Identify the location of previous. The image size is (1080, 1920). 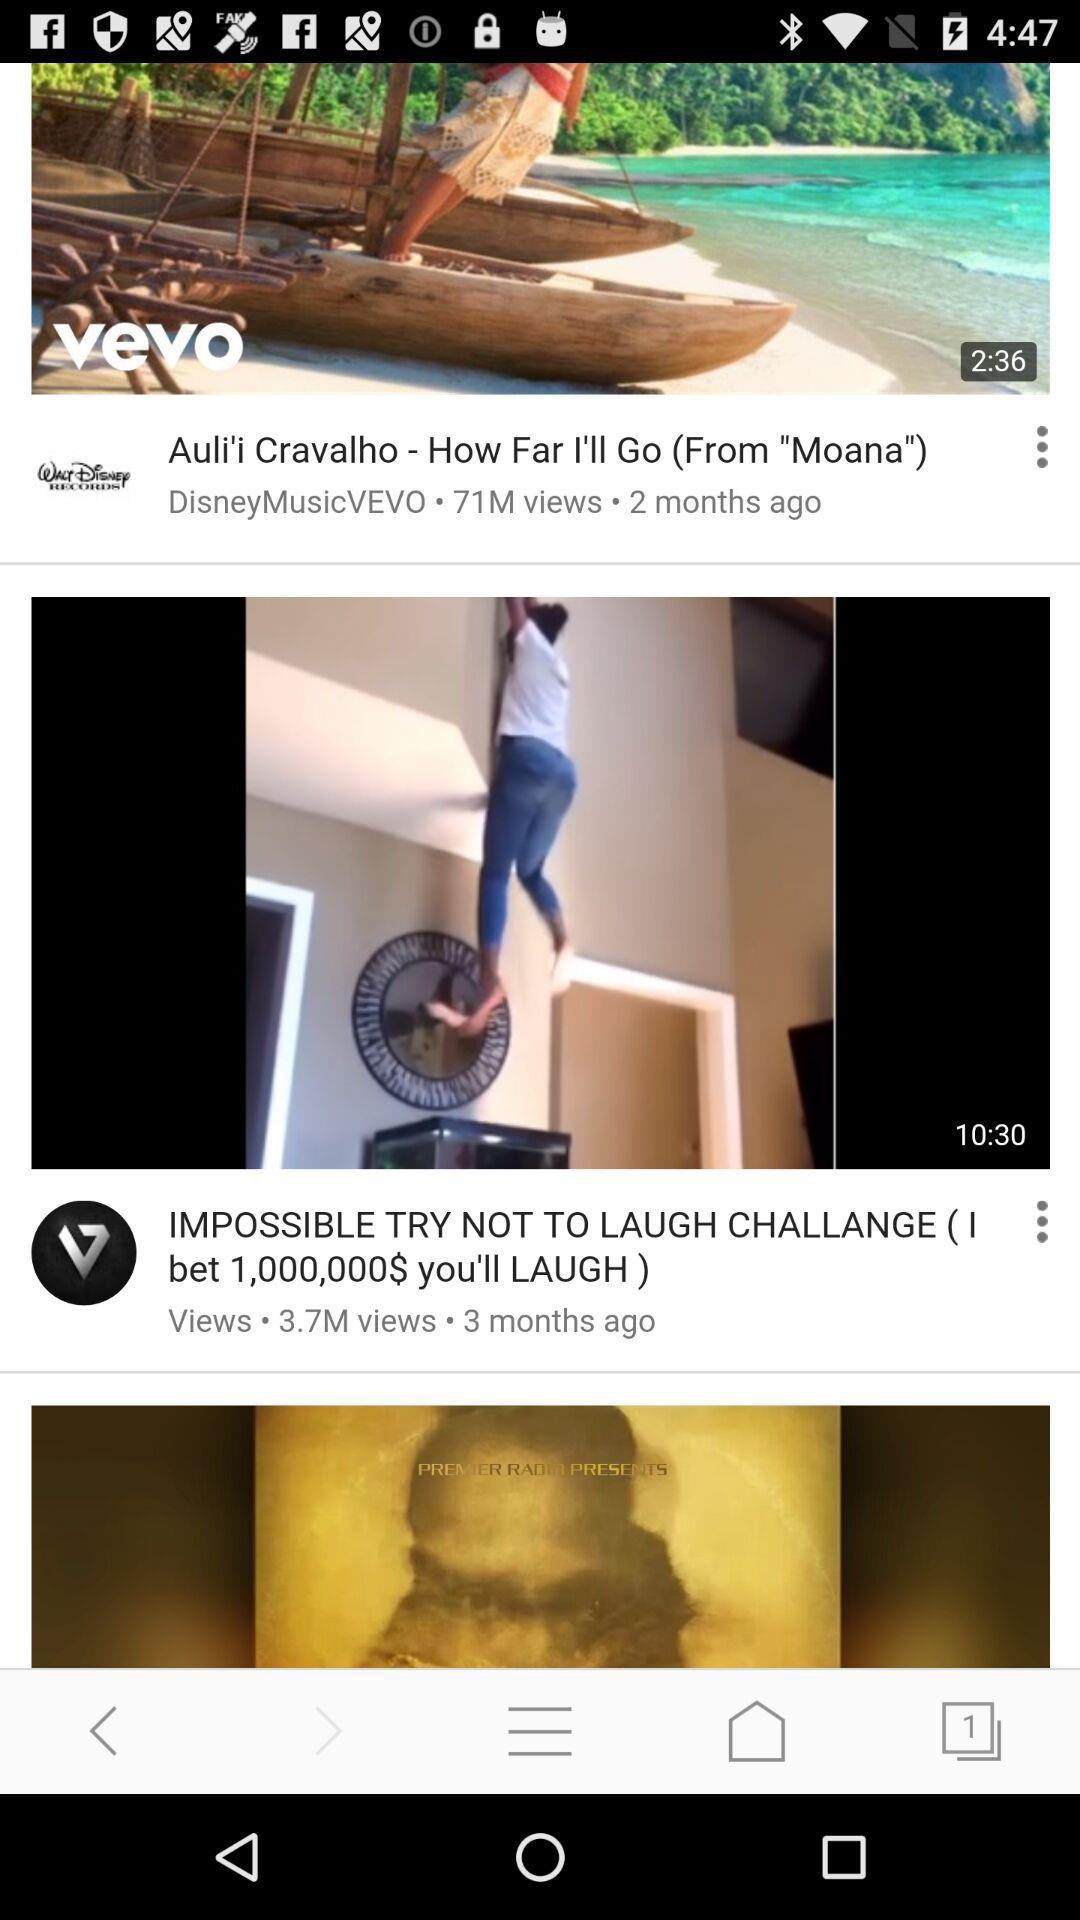
(323, 1730).